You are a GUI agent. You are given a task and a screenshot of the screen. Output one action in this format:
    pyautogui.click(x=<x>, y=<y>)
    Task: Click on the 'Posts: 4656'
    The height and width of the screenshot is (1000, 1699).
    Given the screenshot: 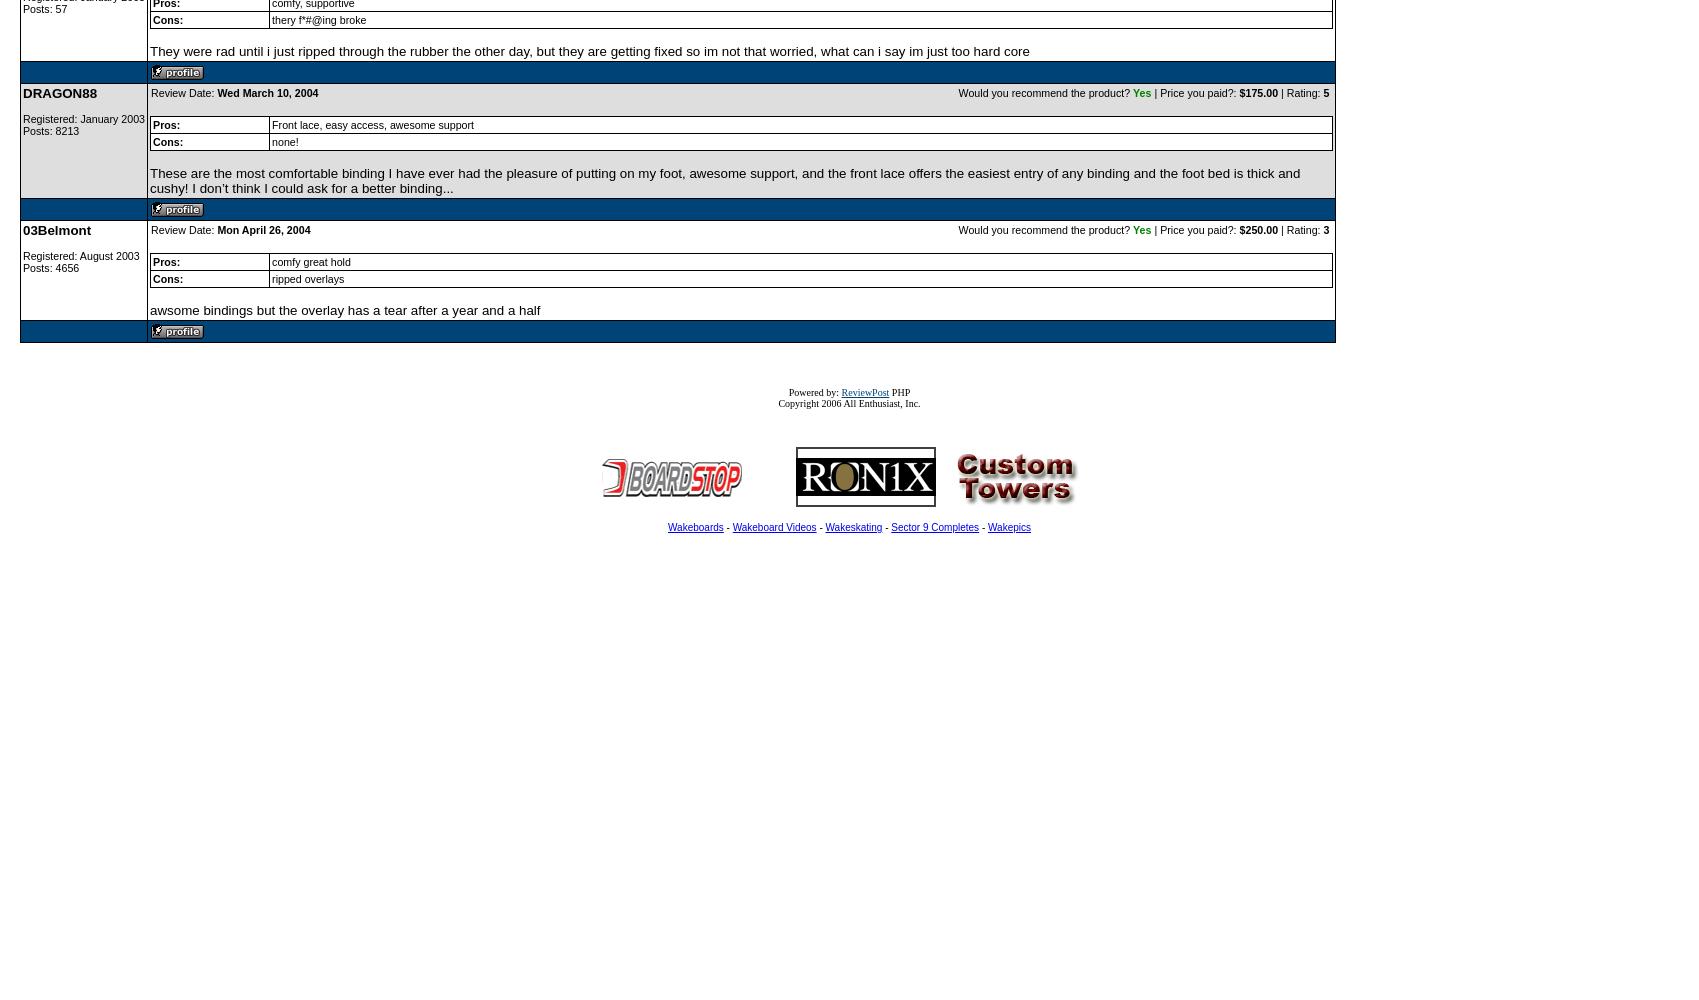 What is the action you would take?
    pyautogui.click(x=50, y=268)
    